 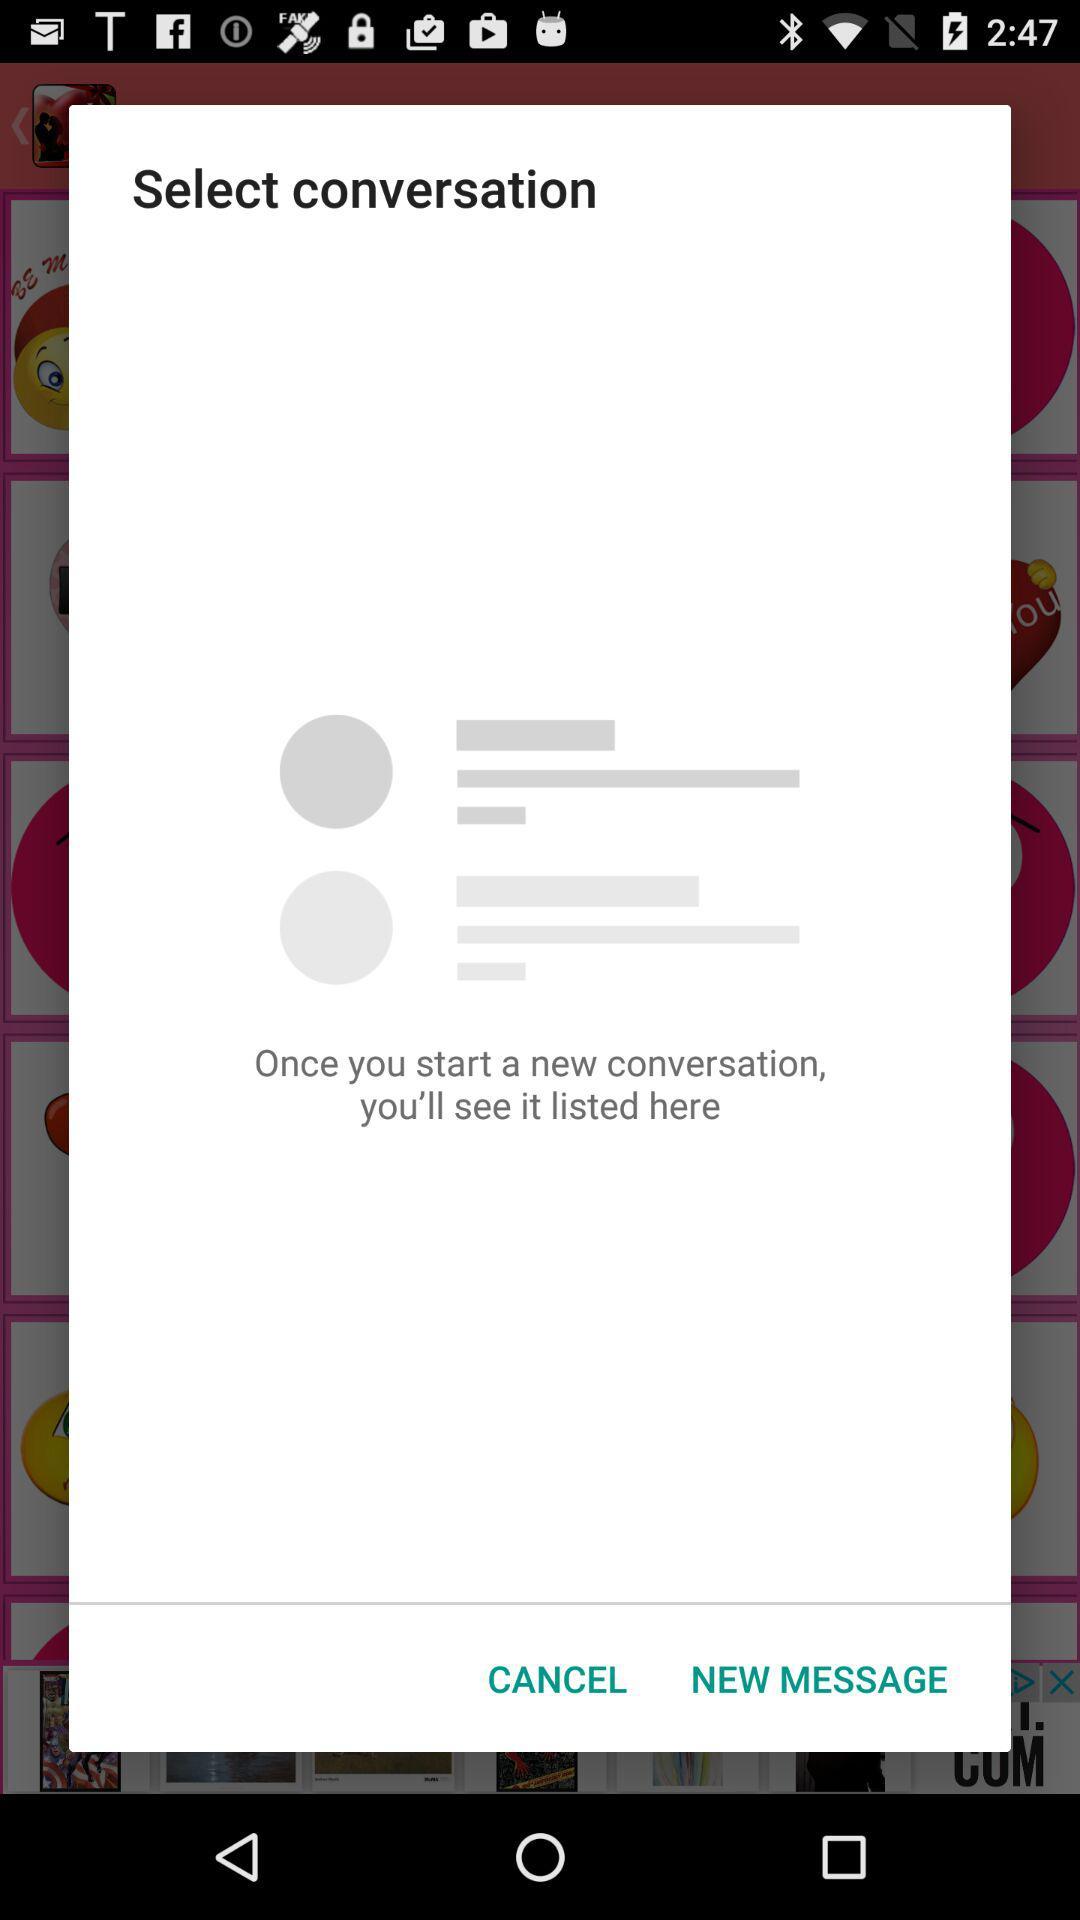 What do you see at coordinates (819, 1678) in the screenshot?
I see `the item to the right of the cancel icon` at bounding box center [819, 1678].